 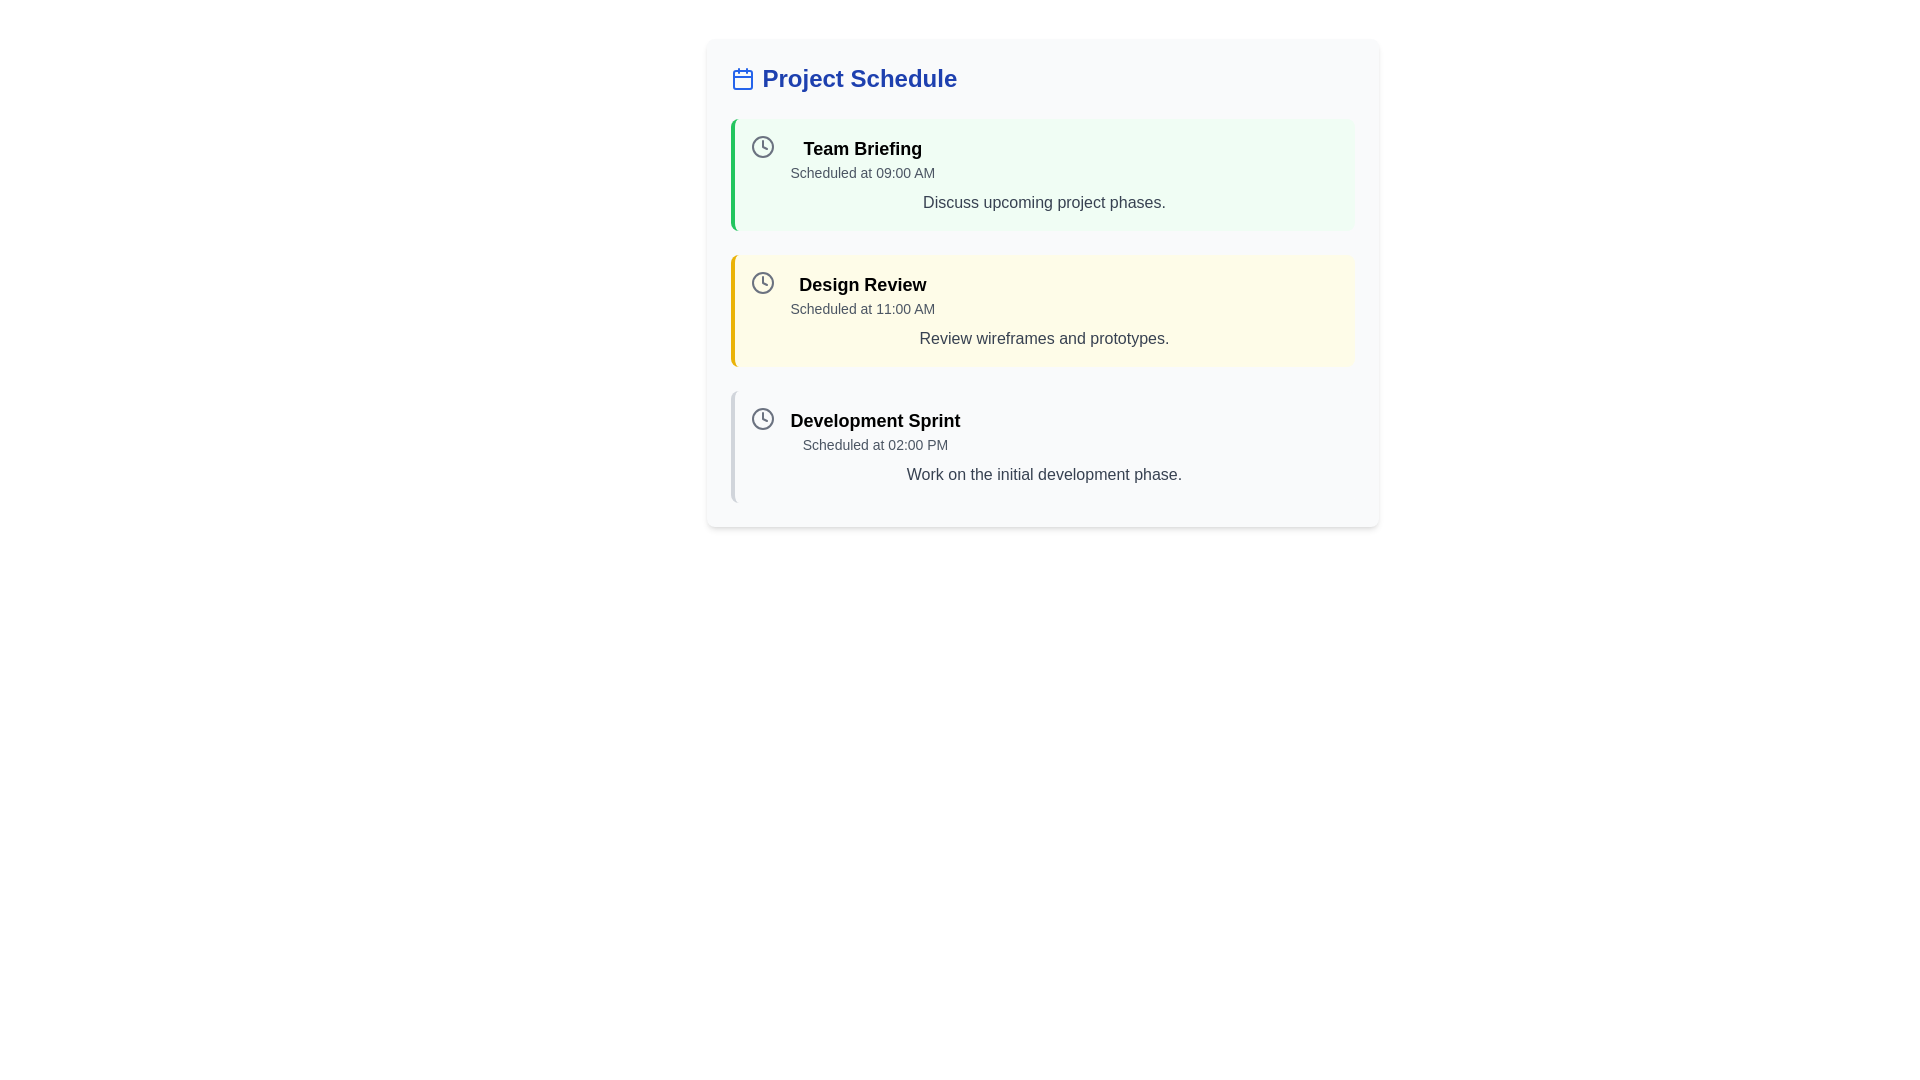 What do you see at coordinates (761, 418) in the screenshot?
I see `the circular shape element representing the outer boundary of the clock icon next to the text 'Development Sprint' for inspection` at bounding box center [761, 418].